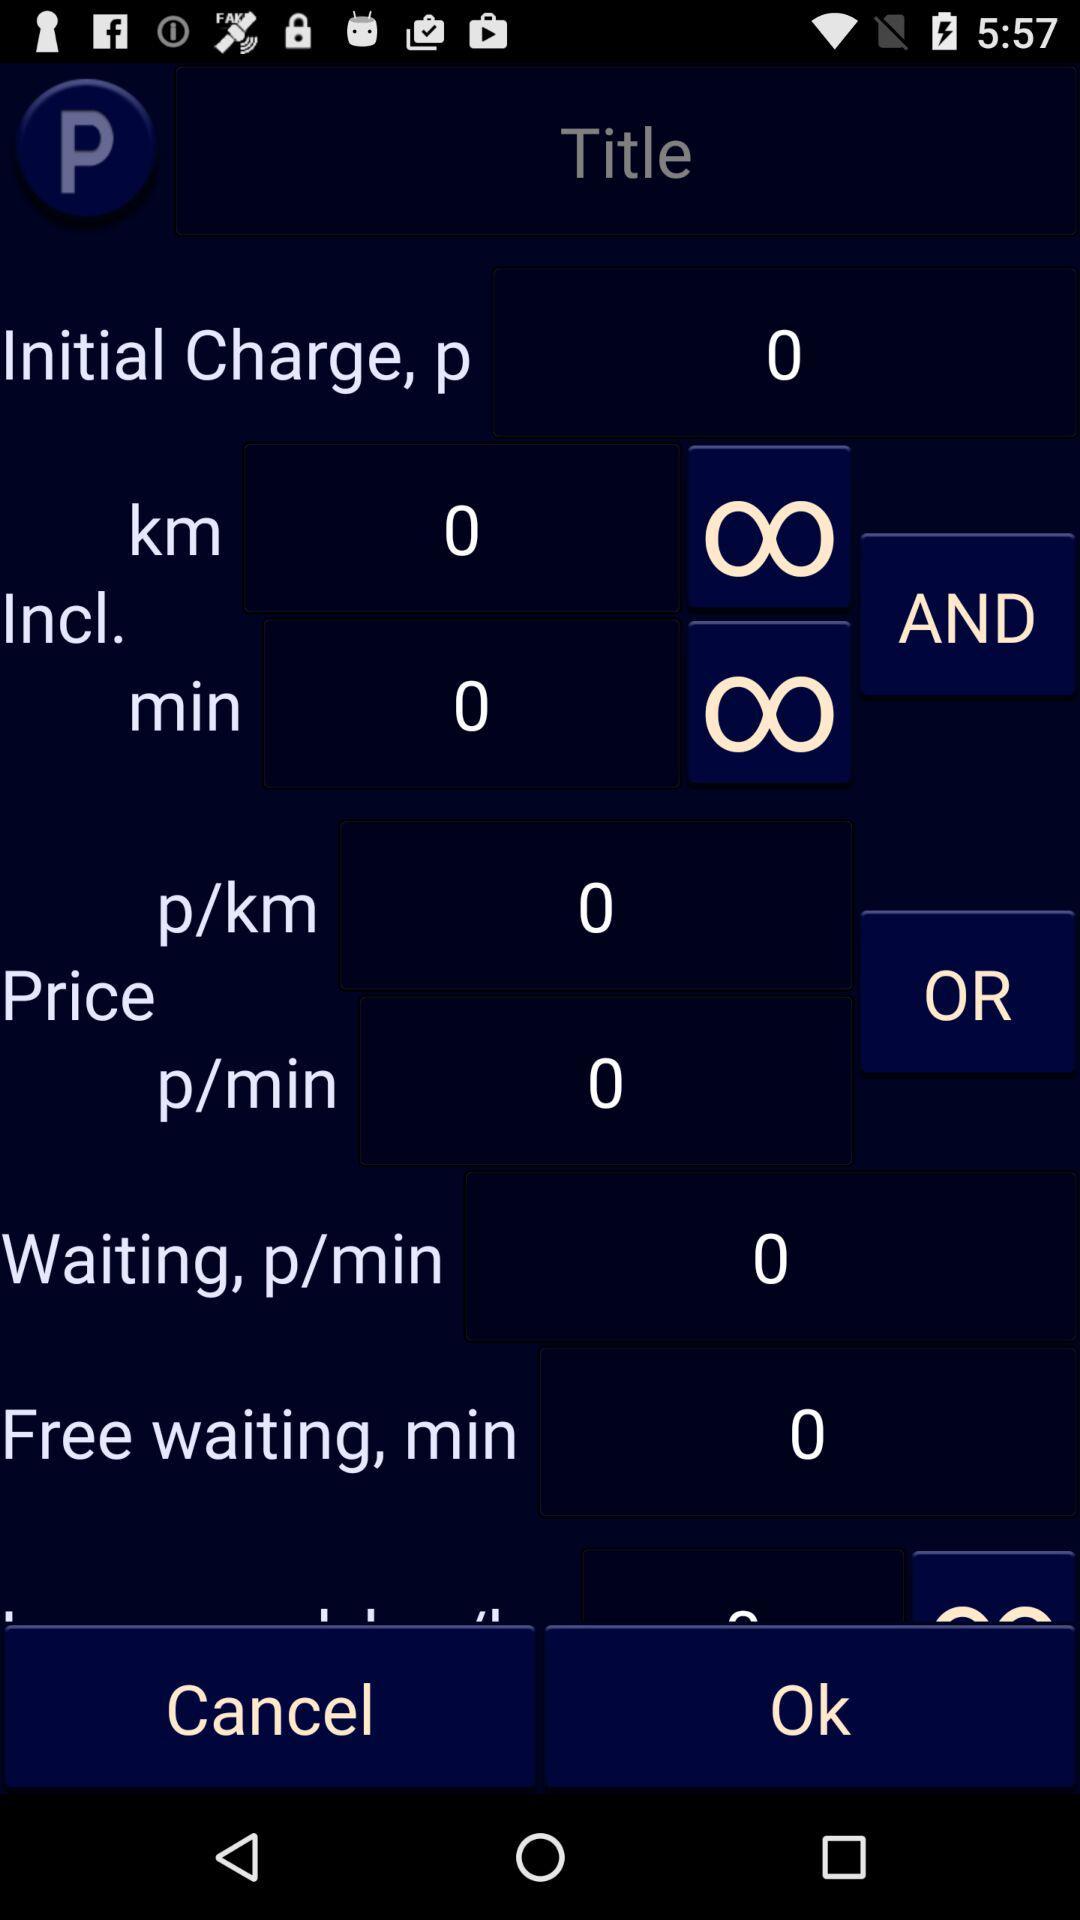 This screenshot has height=1920, width=1080. I want to click on title, so click(625, 149).